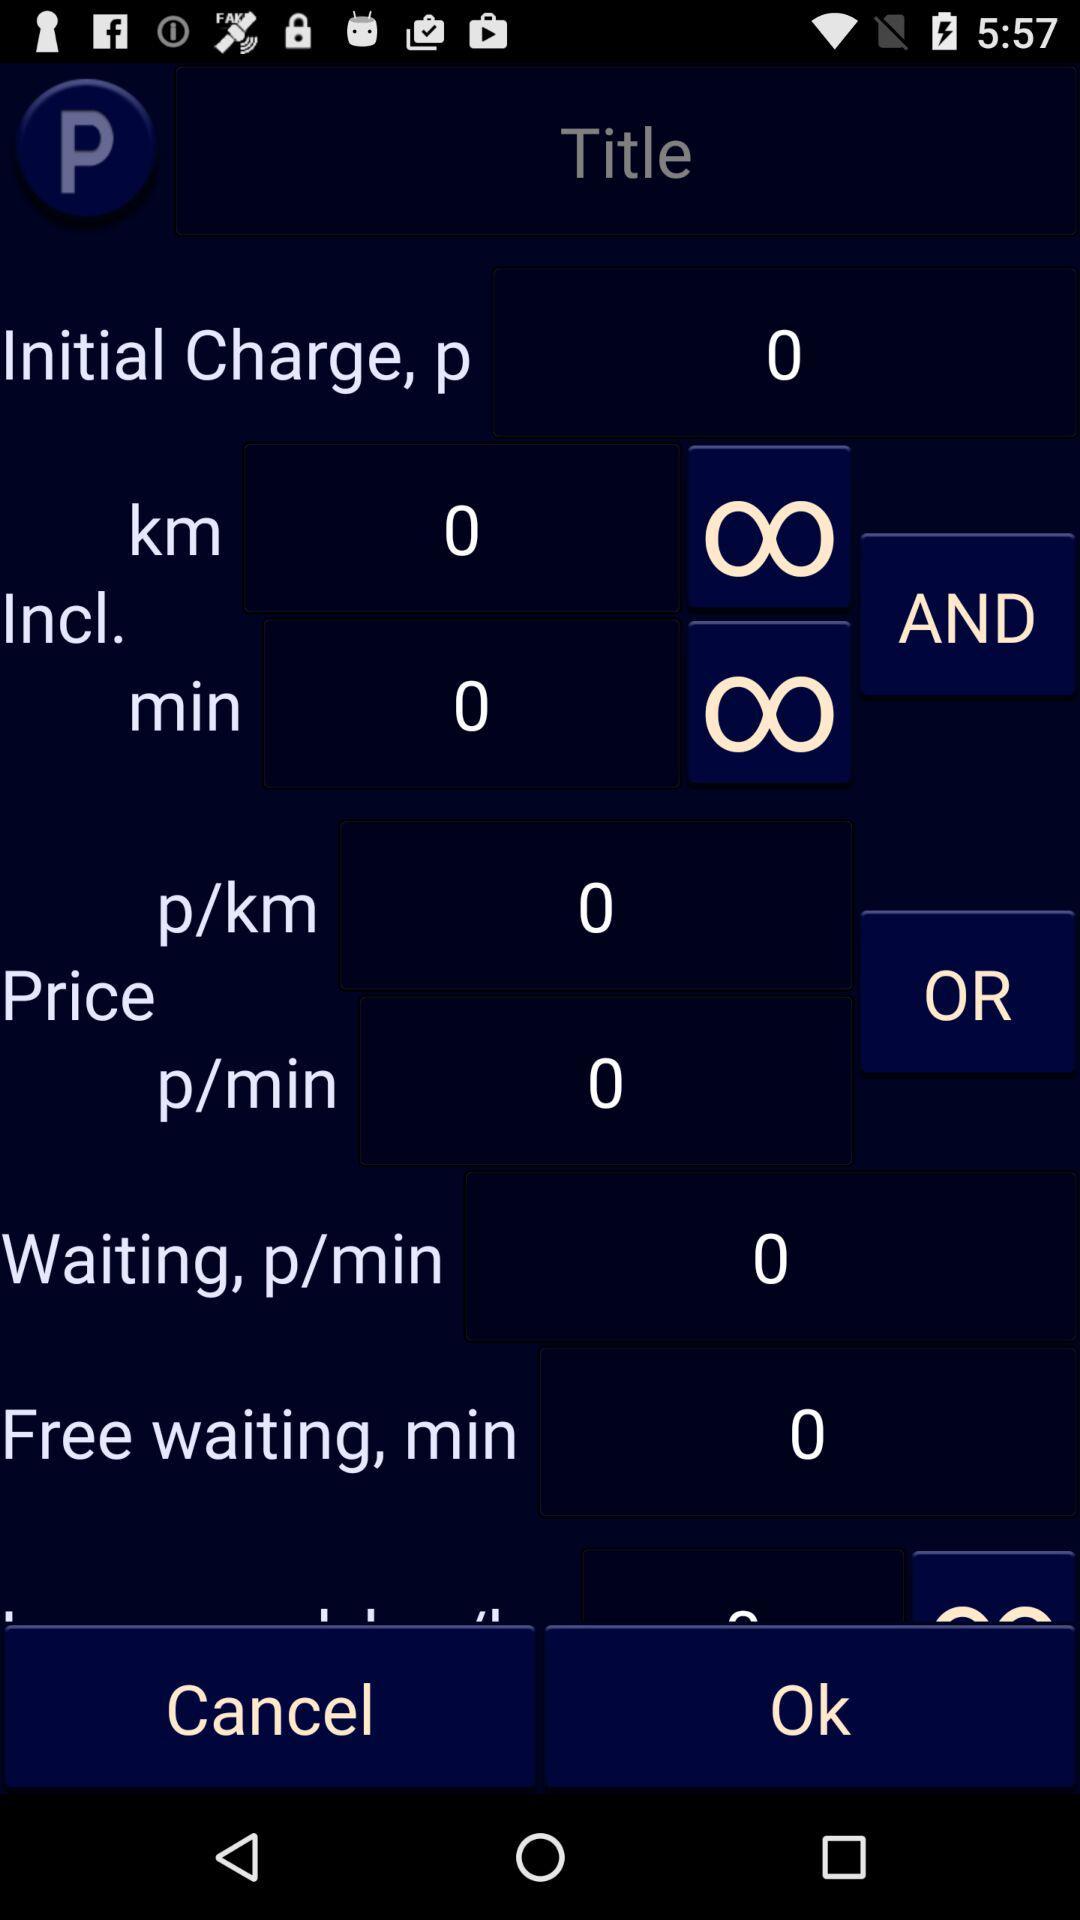 This screenshot has height=1920, width=1080. I want to click on title, so click(625, 149).